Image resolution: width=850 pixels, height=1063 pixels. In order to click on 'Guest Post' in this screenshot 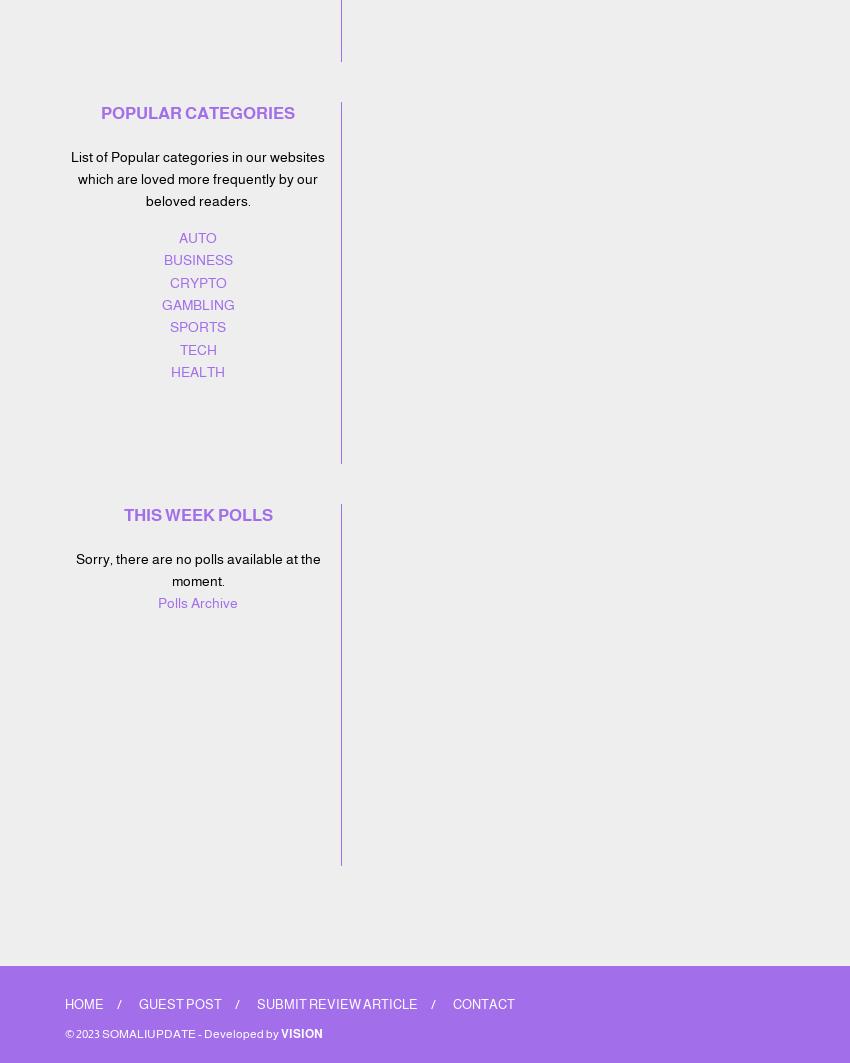, I will do `click(179, 1002)`.